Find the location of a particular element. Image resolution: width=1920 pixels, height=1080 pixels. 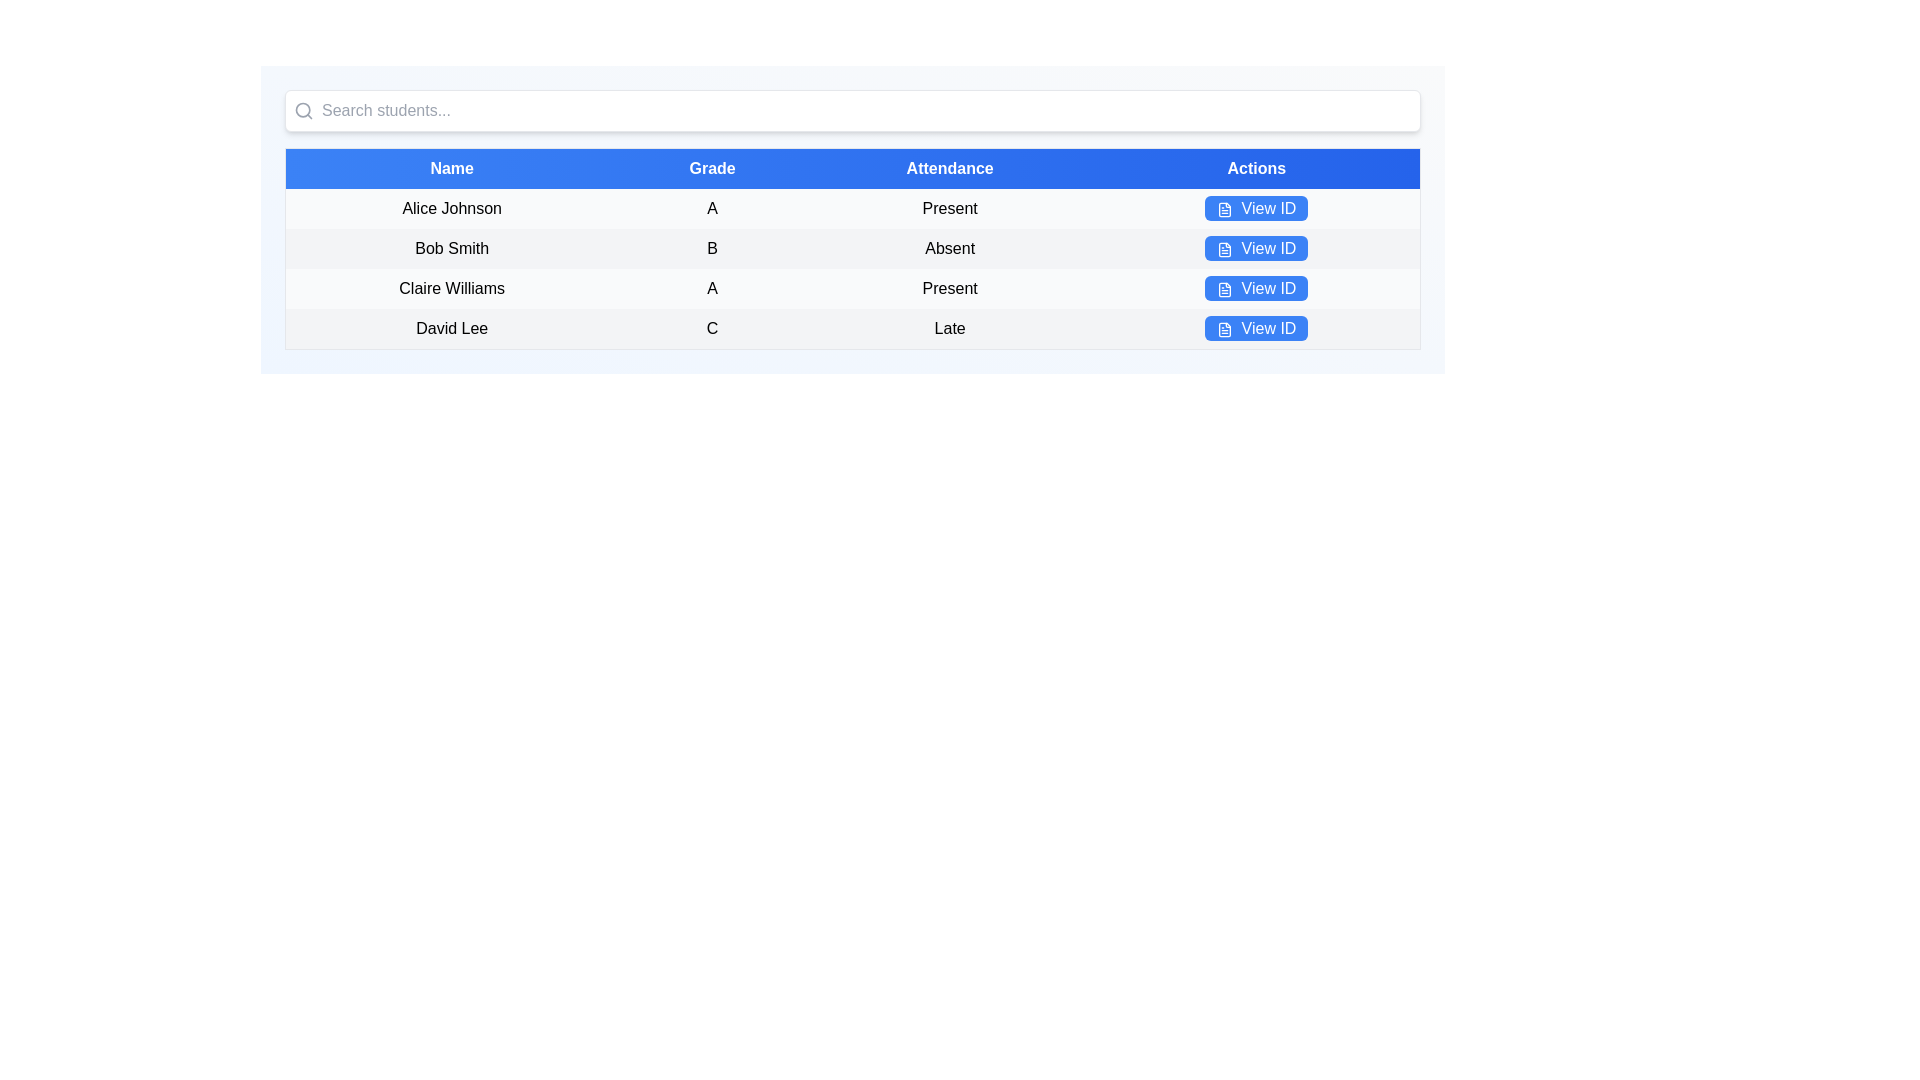

the Interactive Button in the last row of the table under the 'Actions' column is located at coordinates (1256, 328).